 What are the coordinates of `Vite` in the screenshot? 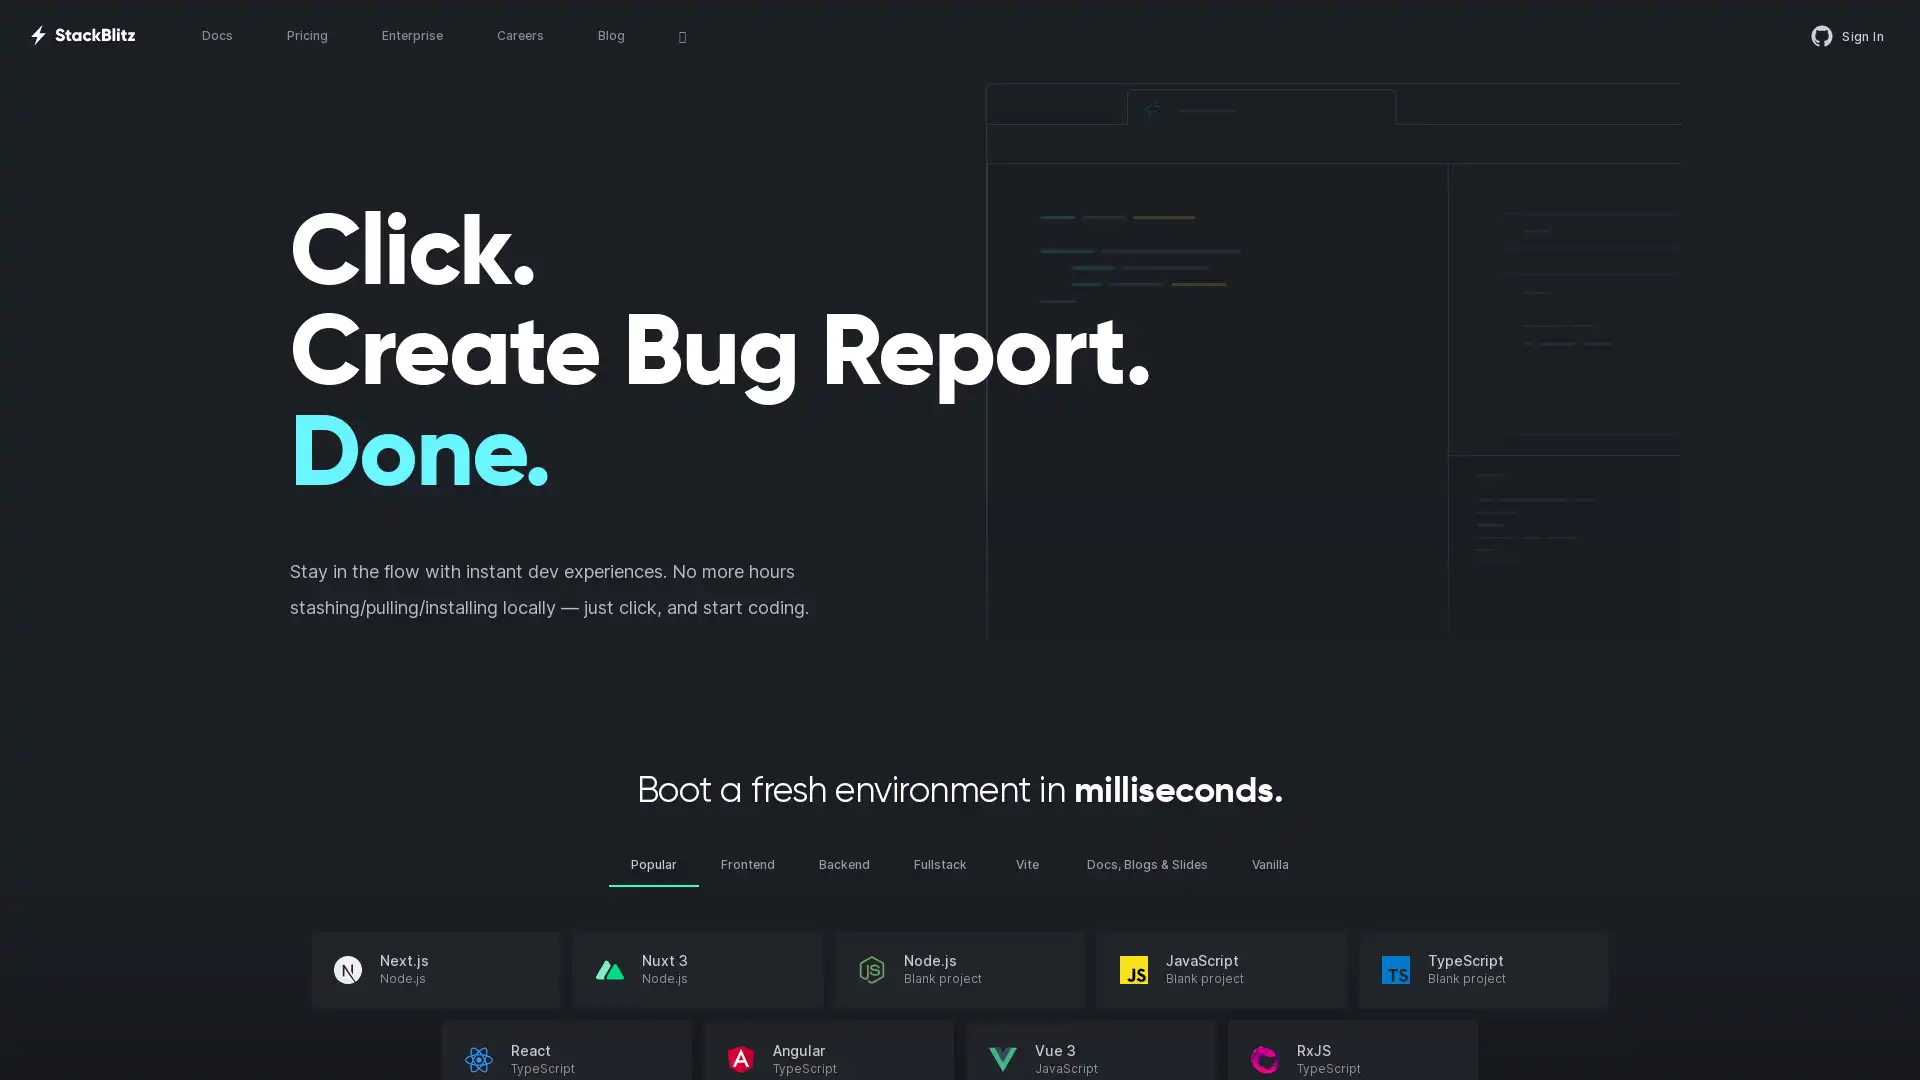 It's located at (1027, 863).